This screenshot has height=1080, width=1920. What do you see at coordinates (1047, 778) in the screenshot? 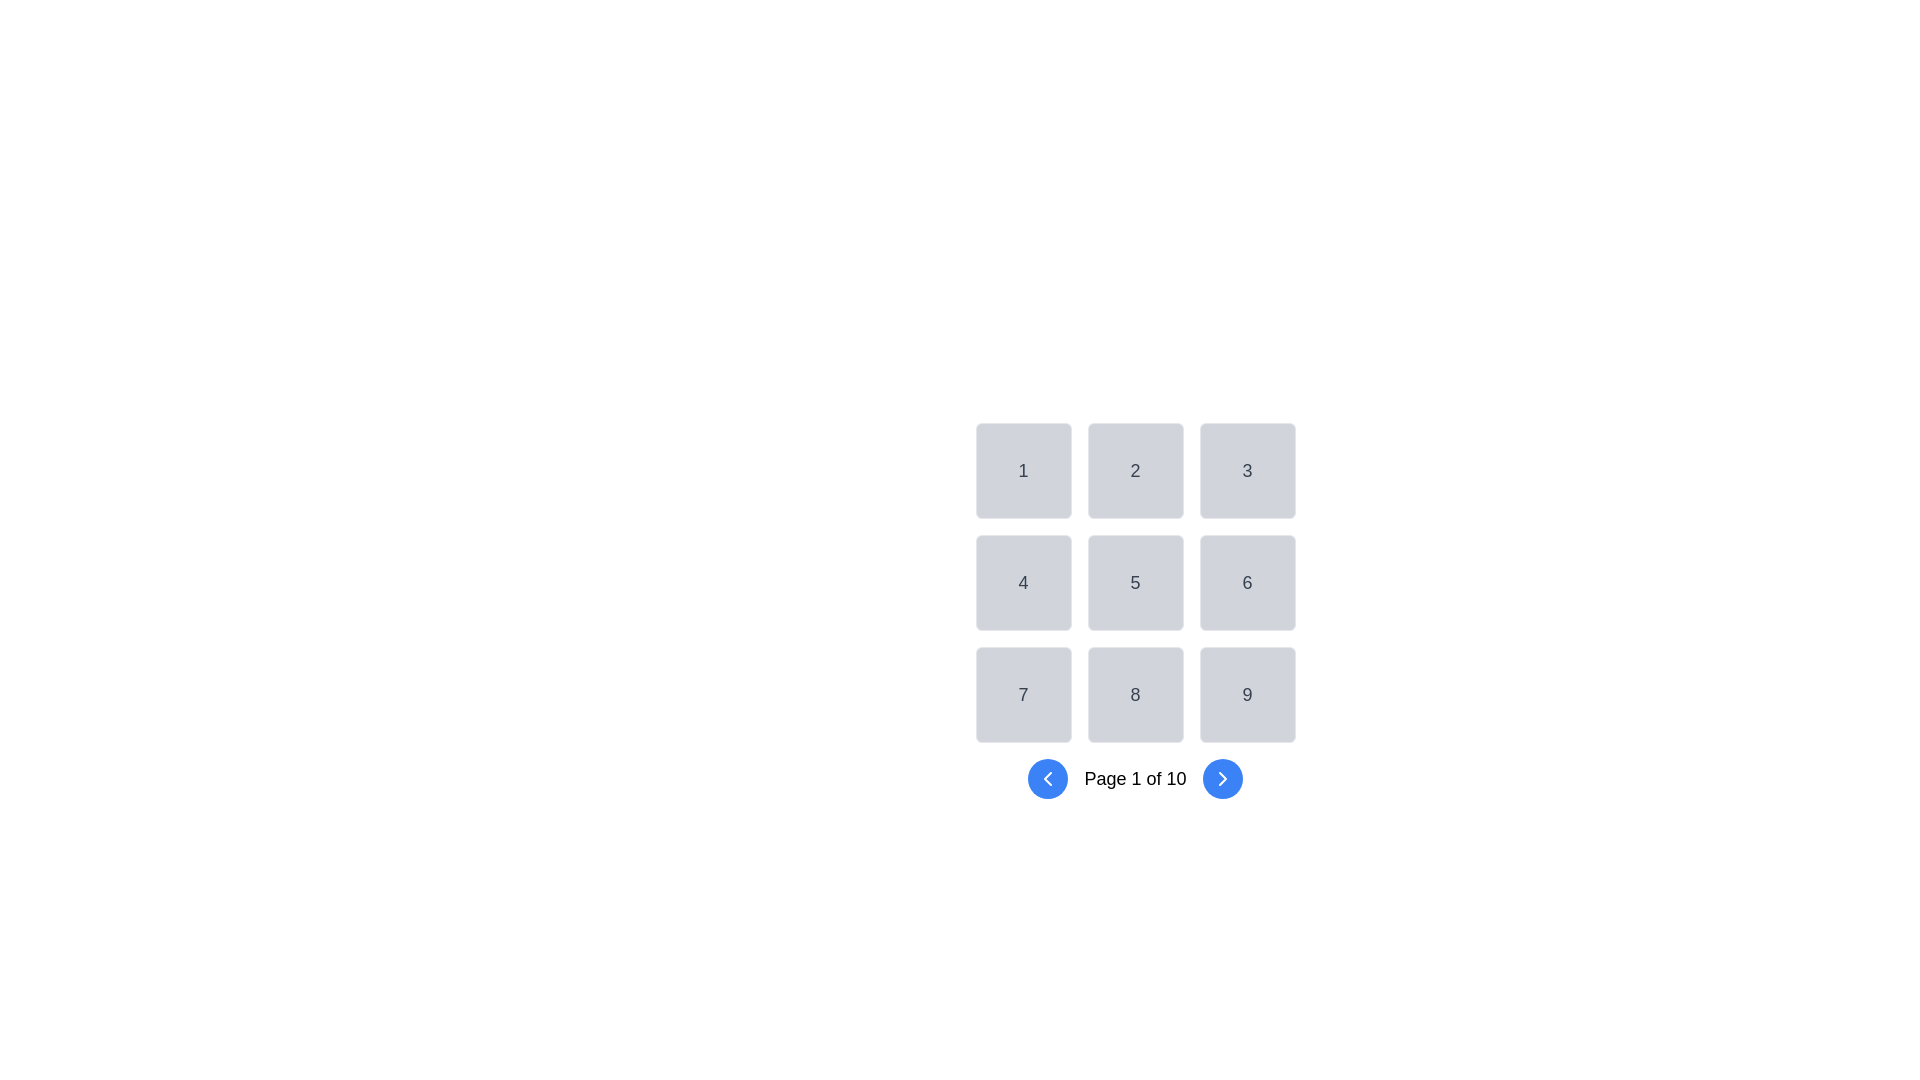
I see `the pagination control button located in the bottom-left area, which allows users to navigate to the previous page` at bounding box center [1047, 778].